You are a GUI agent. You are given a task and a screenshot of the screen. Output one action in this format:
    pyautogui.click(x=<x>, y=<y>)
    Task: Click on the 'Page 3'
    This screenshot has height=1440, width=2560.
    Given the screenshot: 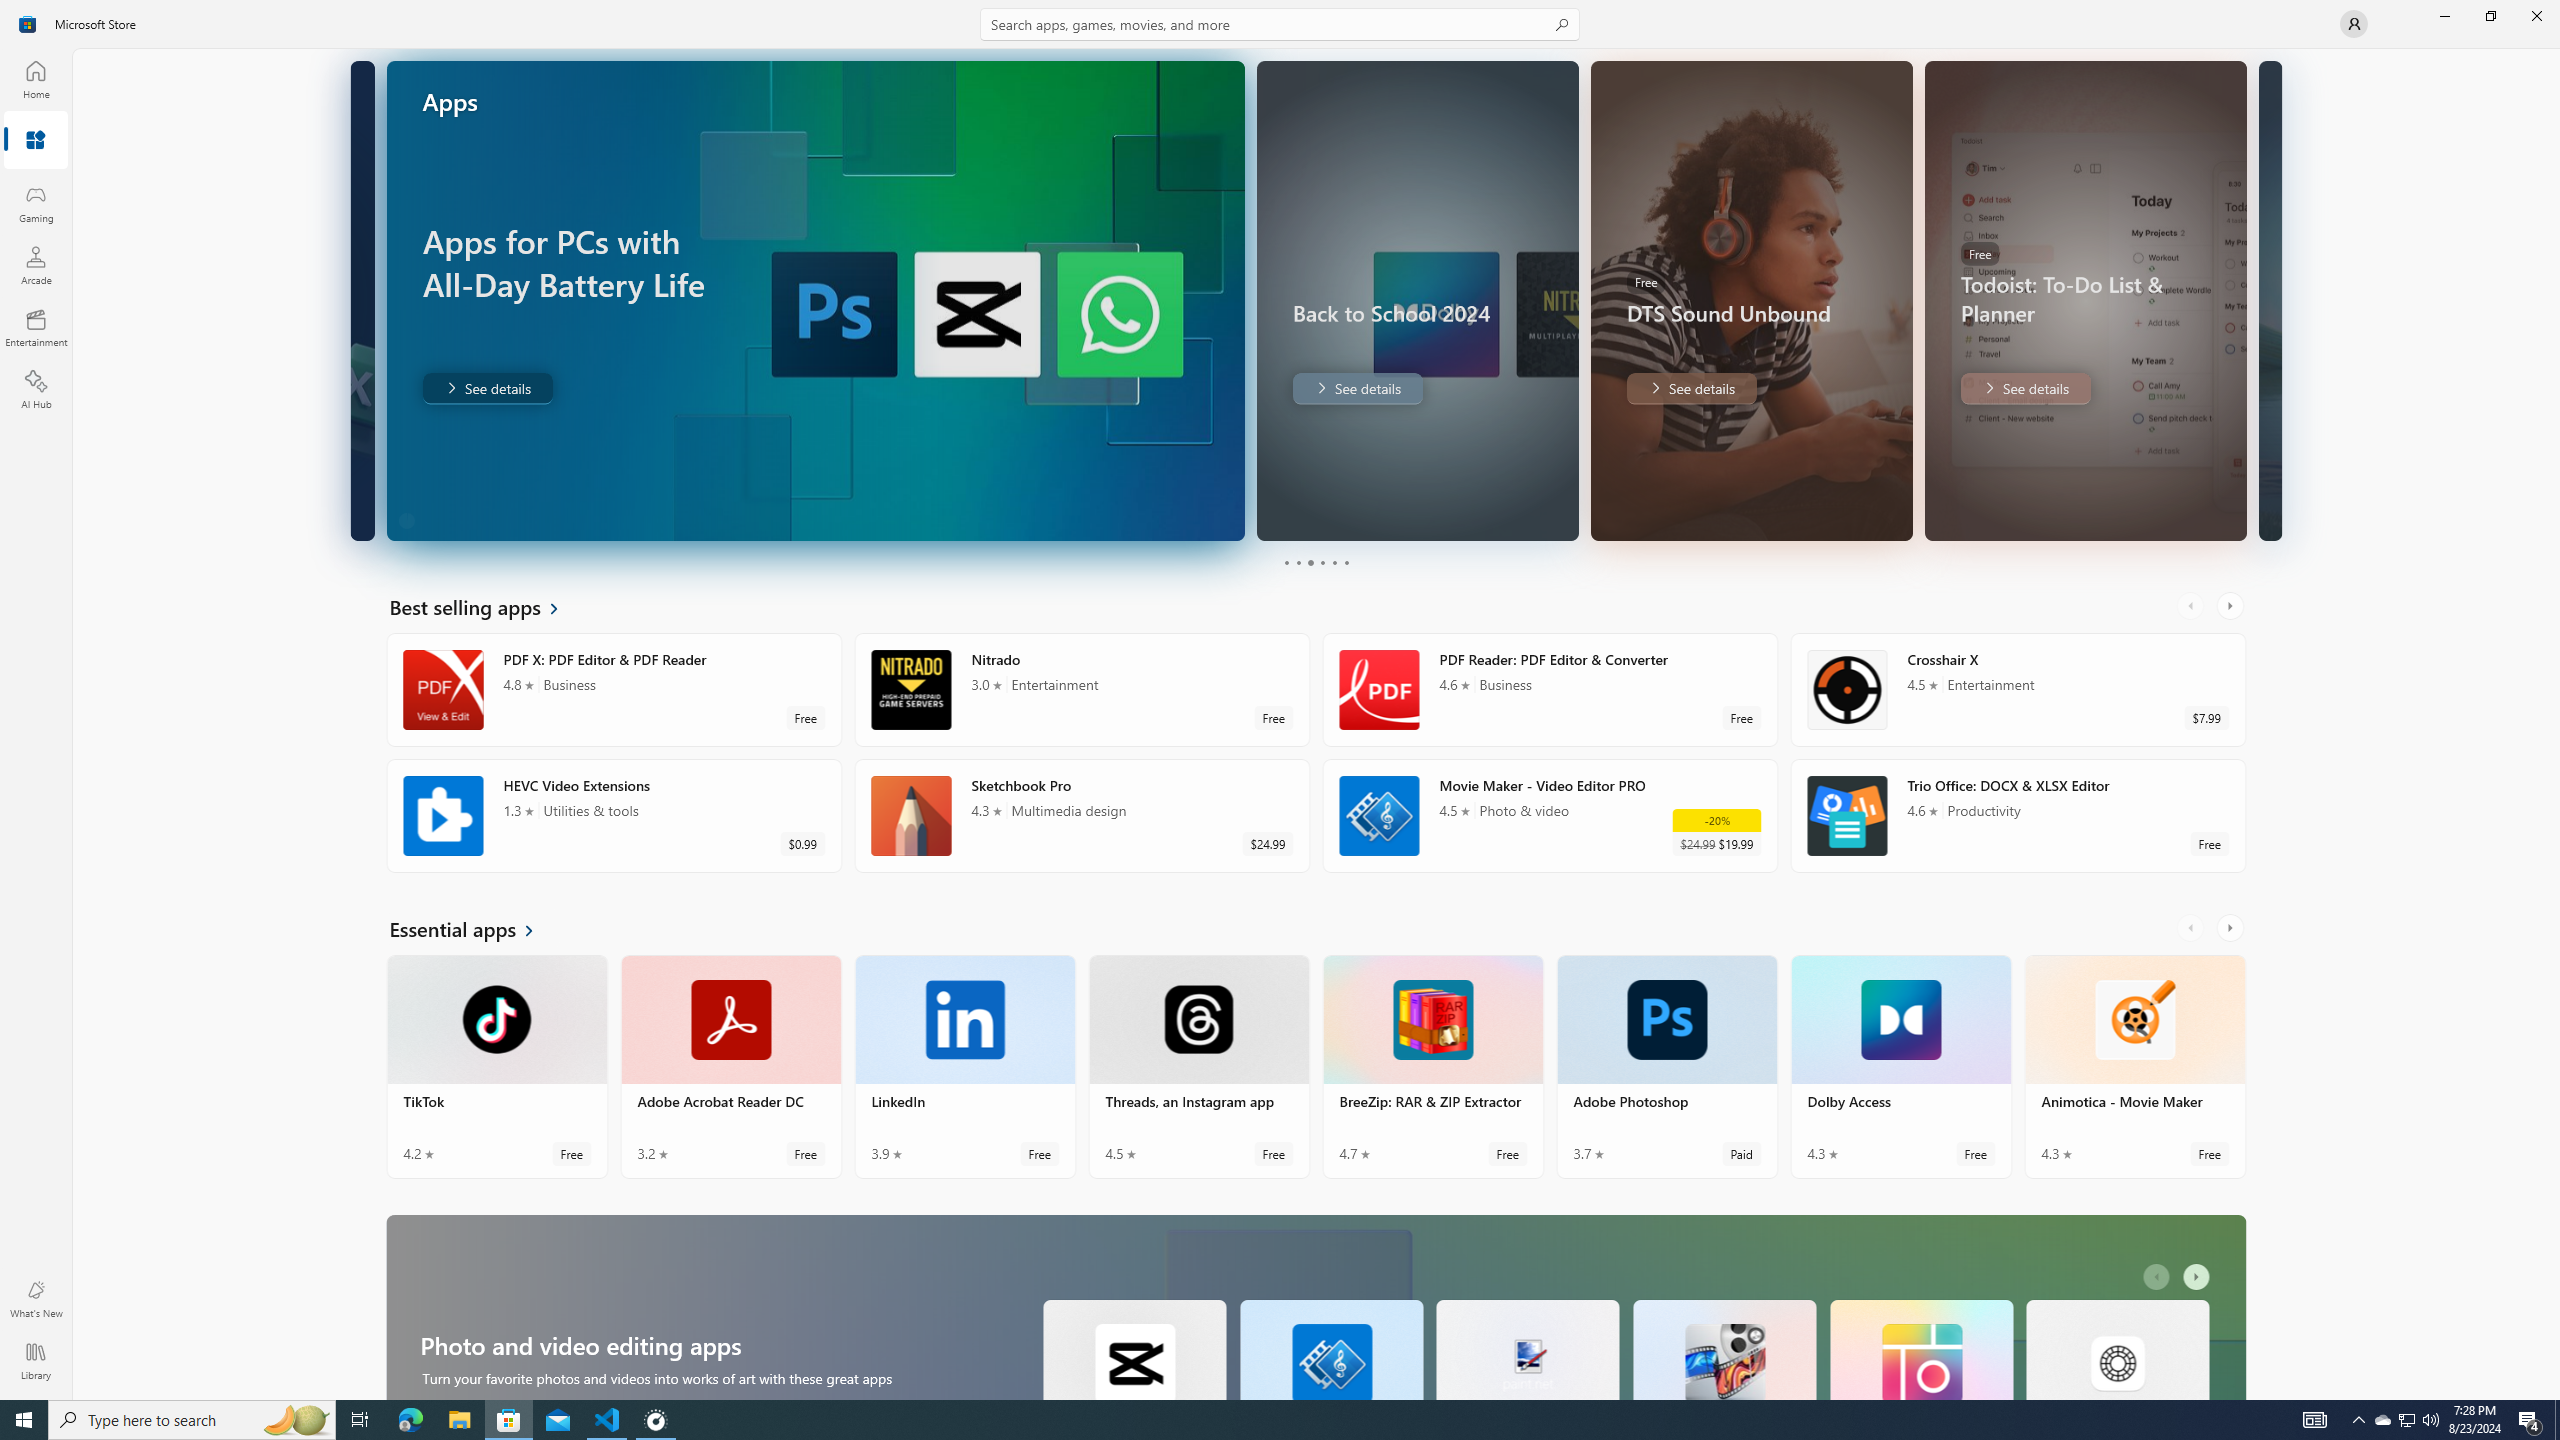 What is the action you would take?
    pyautogui.click(x=1308, y=562)
    